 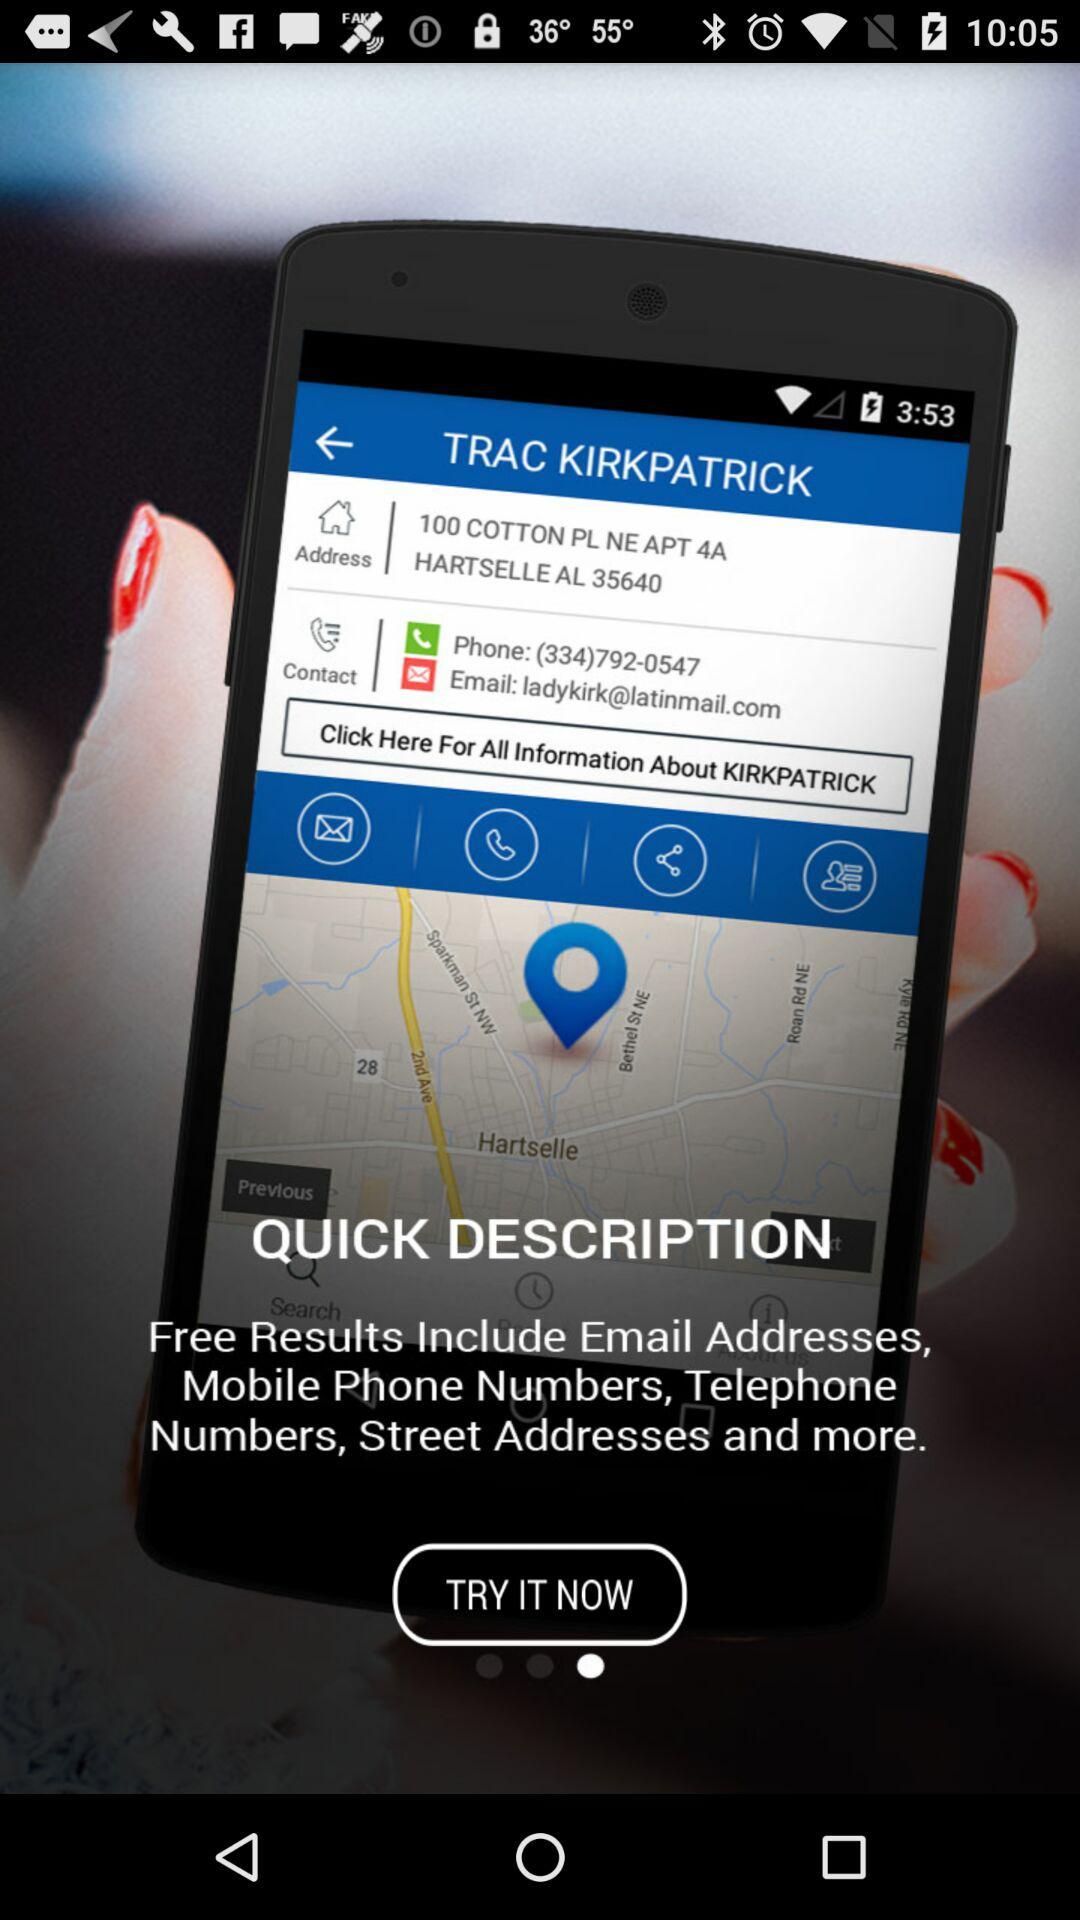 What do you see at coordinates (540, 1593) in the screenshot?
I see `button` at bounding box center [540, 1593].